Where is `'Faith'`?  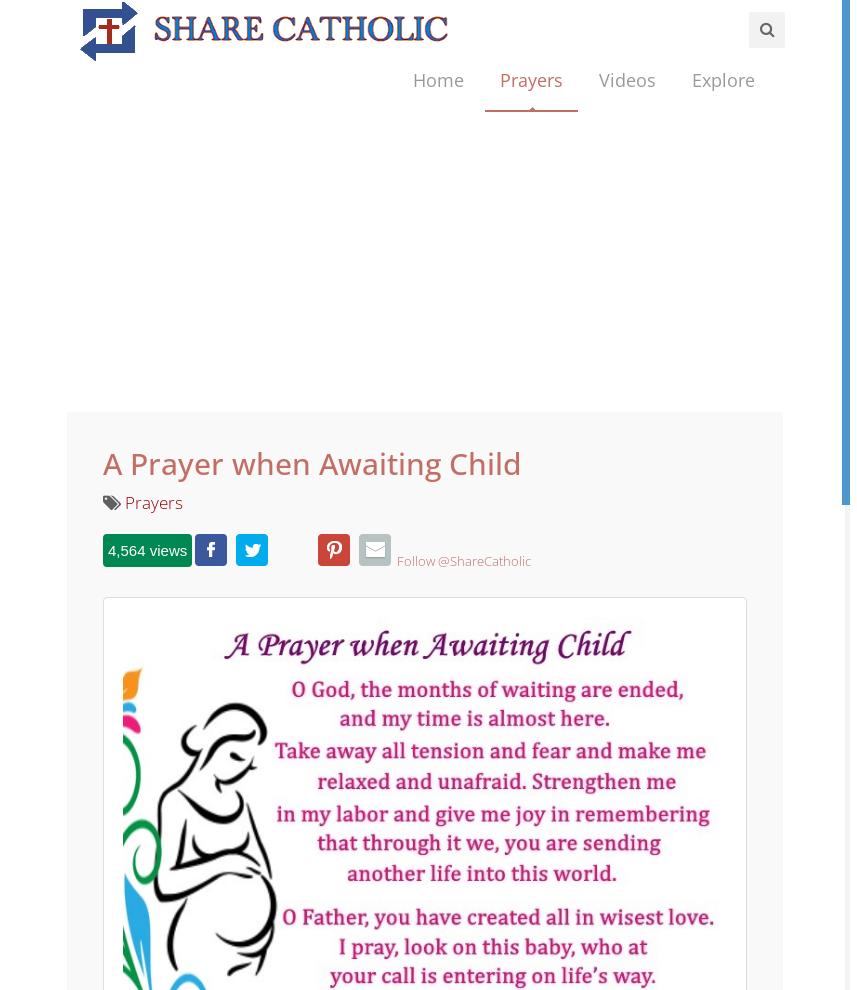 'Faith' is located at coordinates (708, 186).